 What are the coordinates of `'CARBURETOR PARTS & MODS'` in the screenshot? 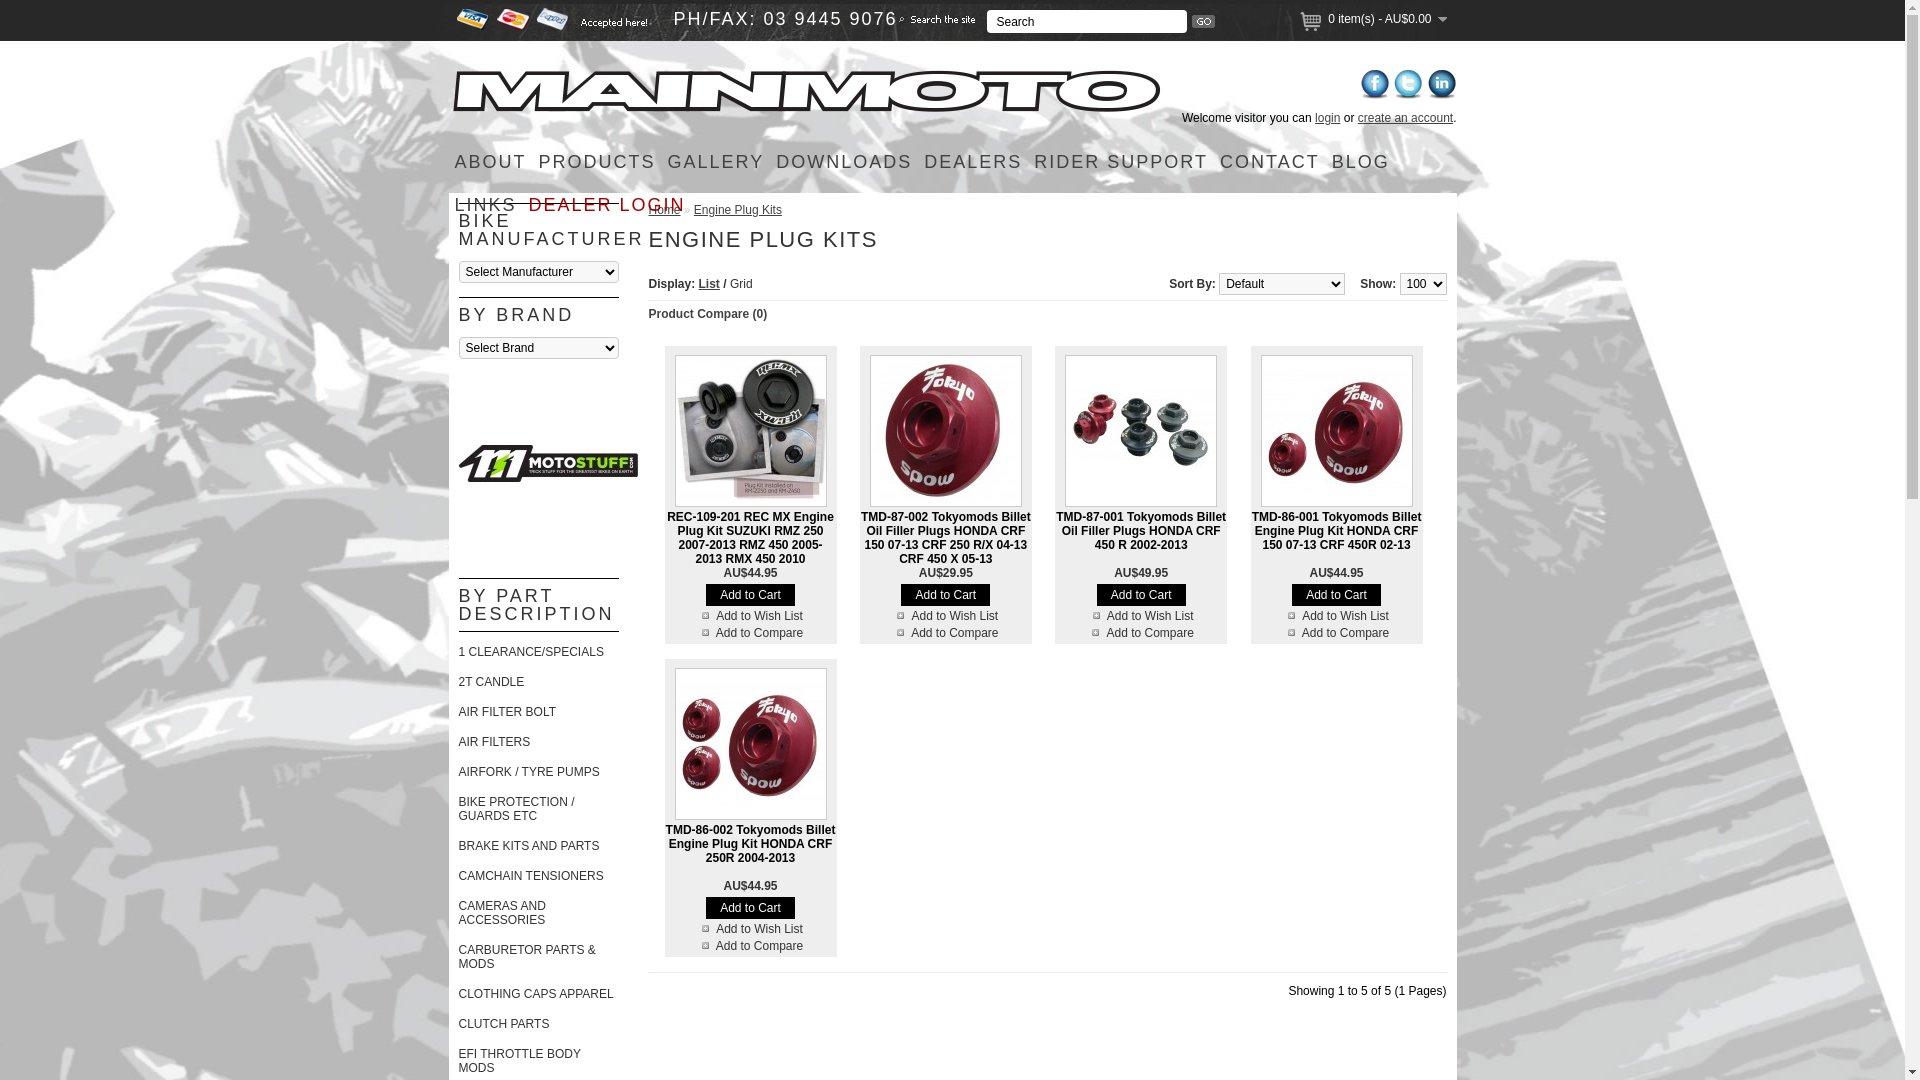 It's located at (456, 955).